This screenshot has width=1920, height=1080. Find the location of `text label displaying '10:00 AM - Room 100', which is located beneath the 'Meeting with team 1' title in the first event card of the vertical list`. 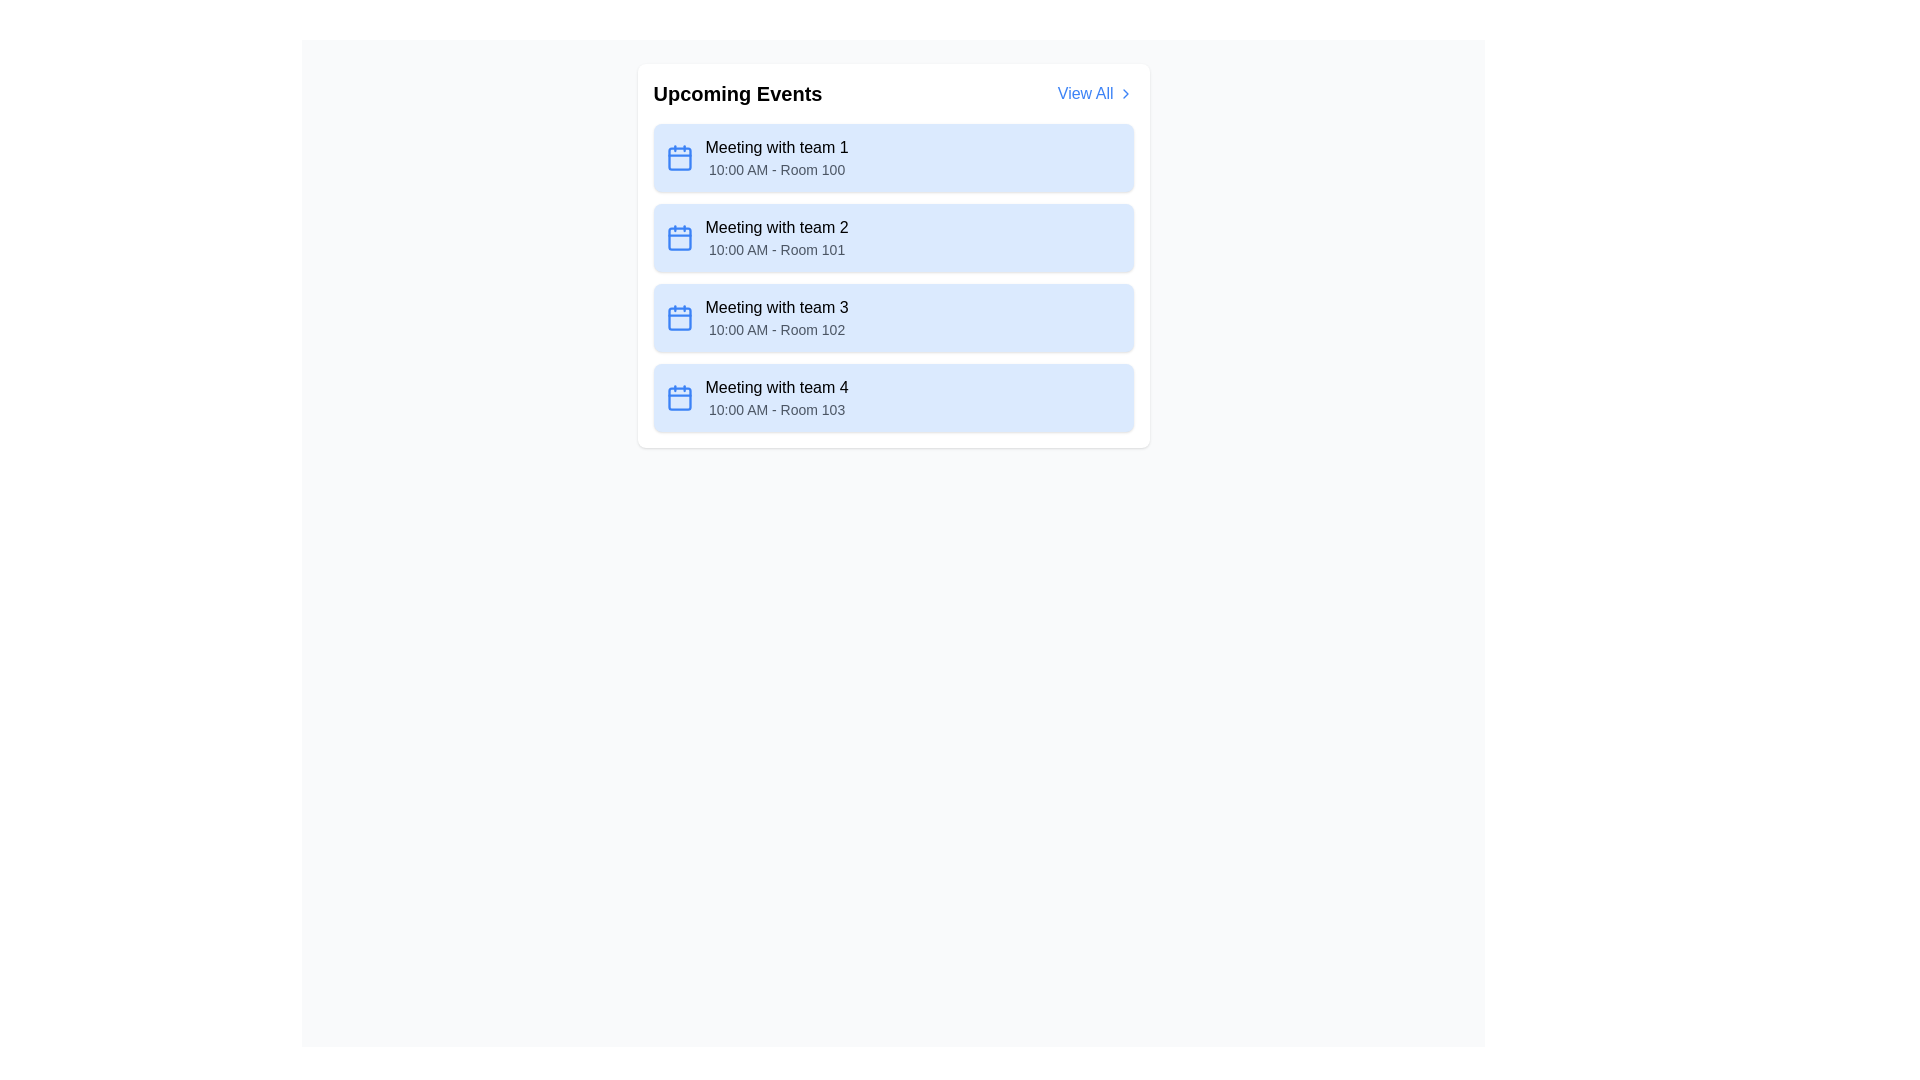

text label displaying '10:00 AM - Room 100', which is located beneath the 'Meeting with team 1' title in the first event card of the vertical list is located at coordinates (776, 168).